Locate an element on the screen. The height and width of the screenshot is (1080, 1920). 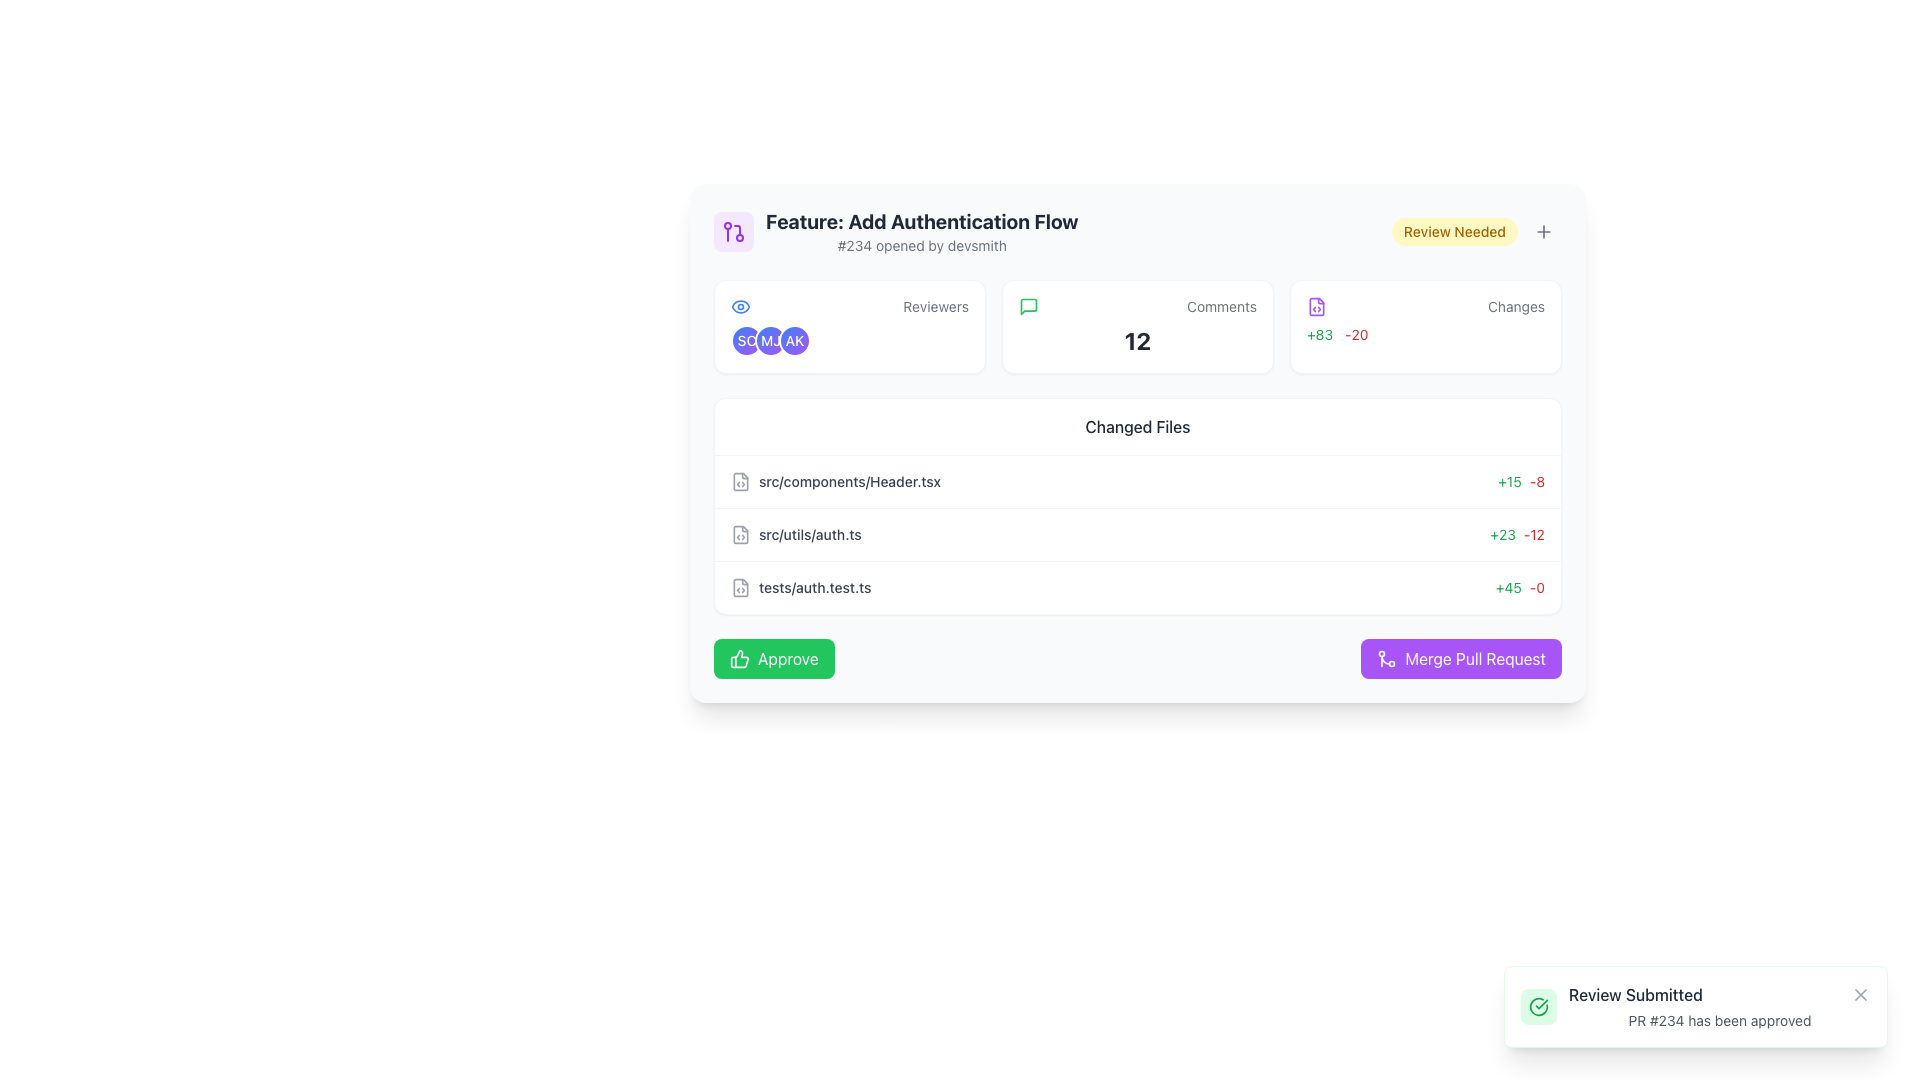
the text label displaying 'src/utils/auth.ts' in gray font is located at coordinates (810, 534).